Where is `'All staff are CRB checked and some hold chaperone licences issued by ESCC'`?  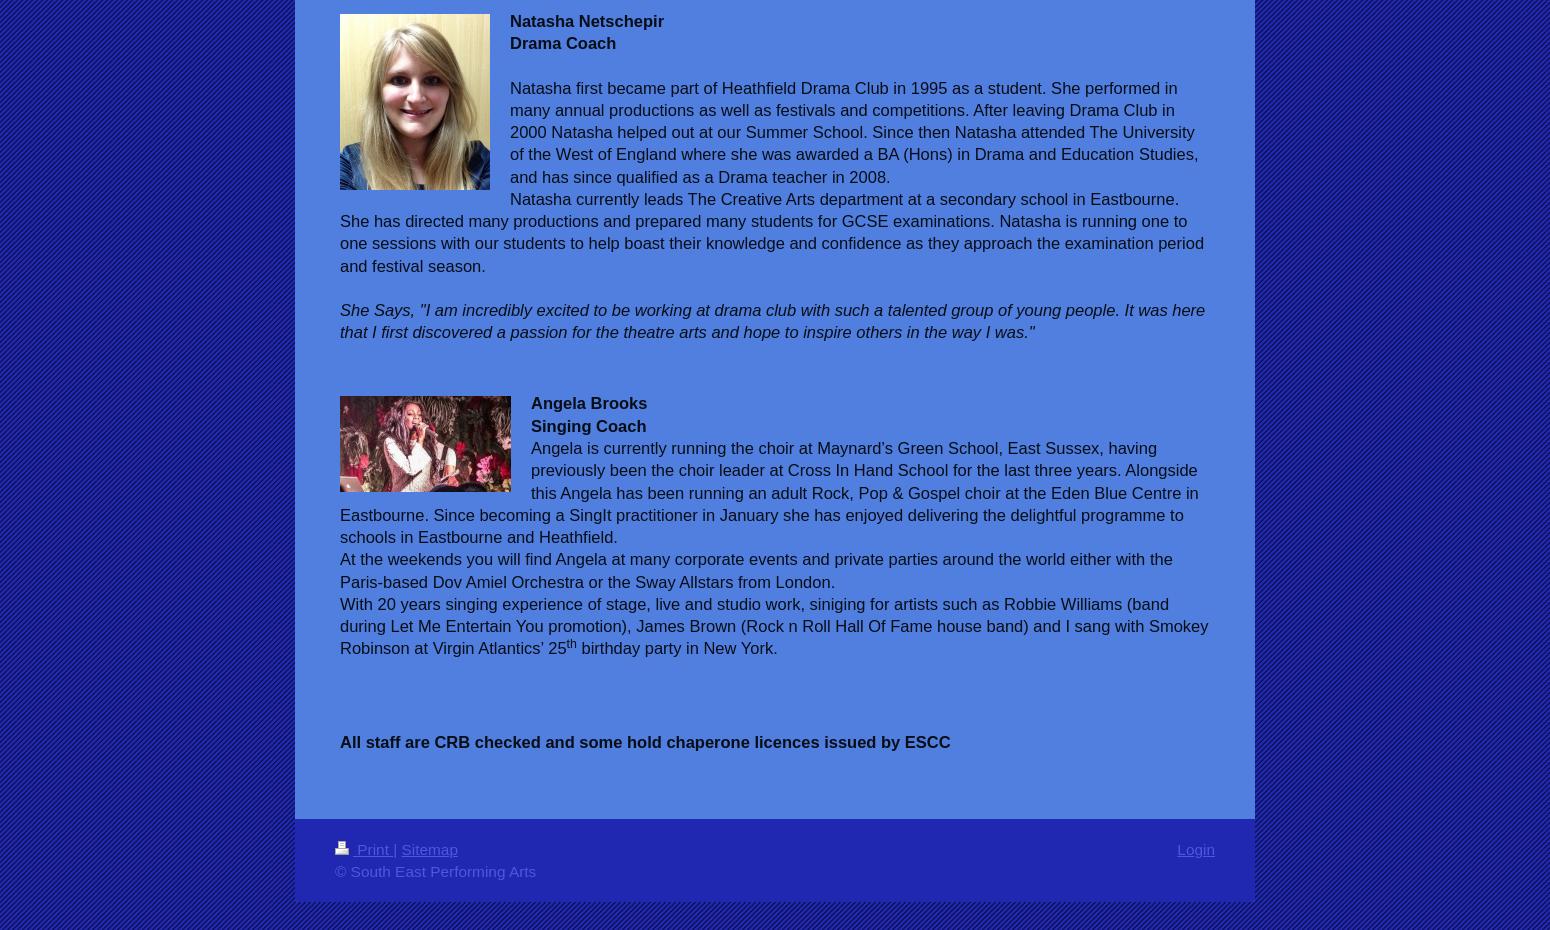
'All staff are CRB checked and some hold chaperone licences issued by ESCC' is located at coordinates (339, 741).